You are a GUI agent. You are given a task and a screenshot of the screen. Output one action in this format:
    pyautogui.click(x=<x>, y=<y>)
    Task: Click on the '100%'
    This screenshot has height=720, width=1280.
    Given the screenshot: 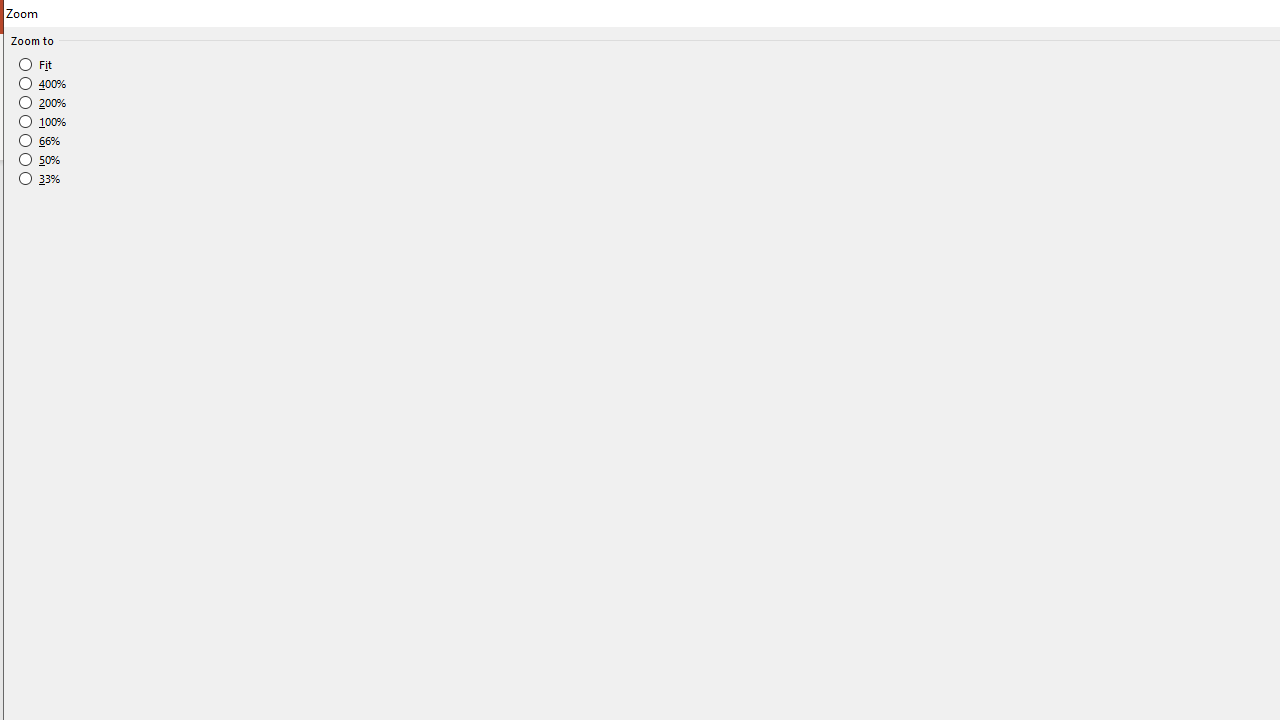 What is the action you would take?
    pyautogui.click(x=43, y=122)
    